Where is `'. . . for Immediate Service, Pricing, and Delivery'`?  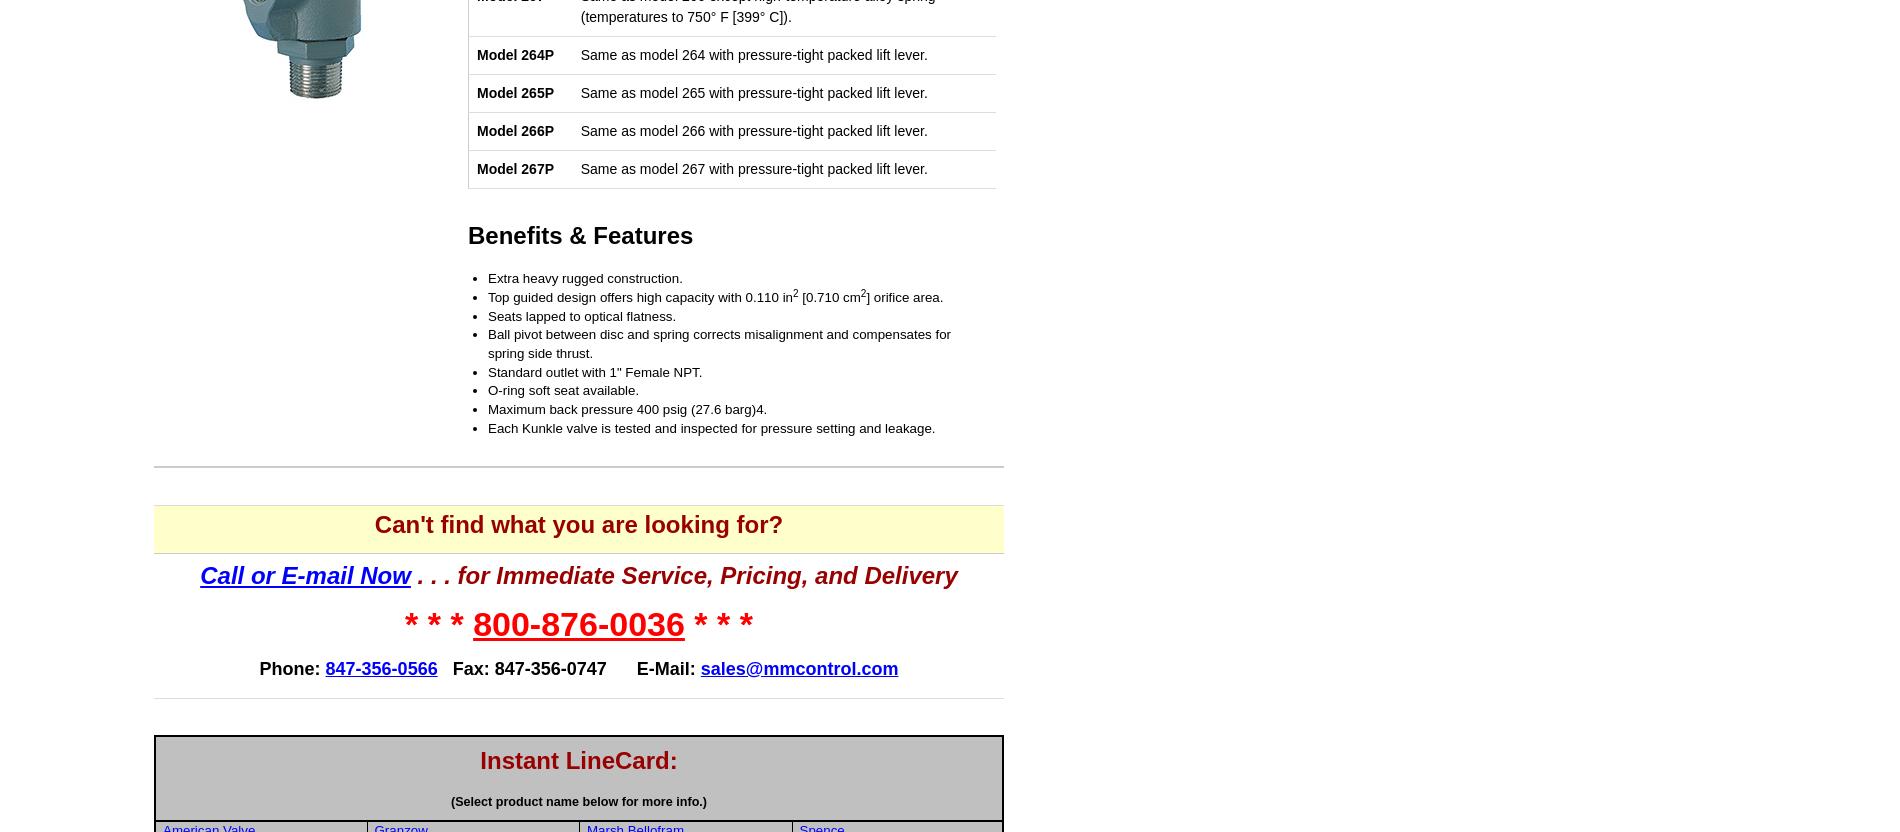
'. . . for Immediate Service, Pricing, and Delivery' is located at coordinates (683, 574).